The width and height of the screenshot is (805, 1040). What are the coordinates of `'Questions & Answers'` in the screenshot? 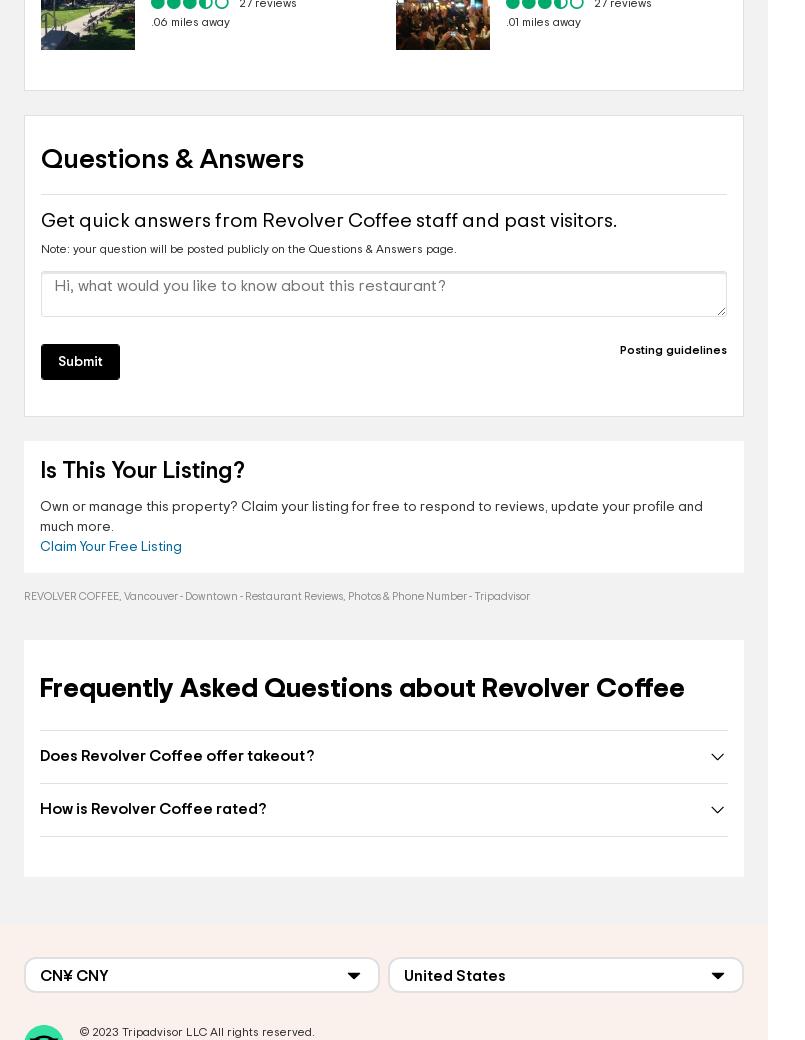 It's located at (40, 159).